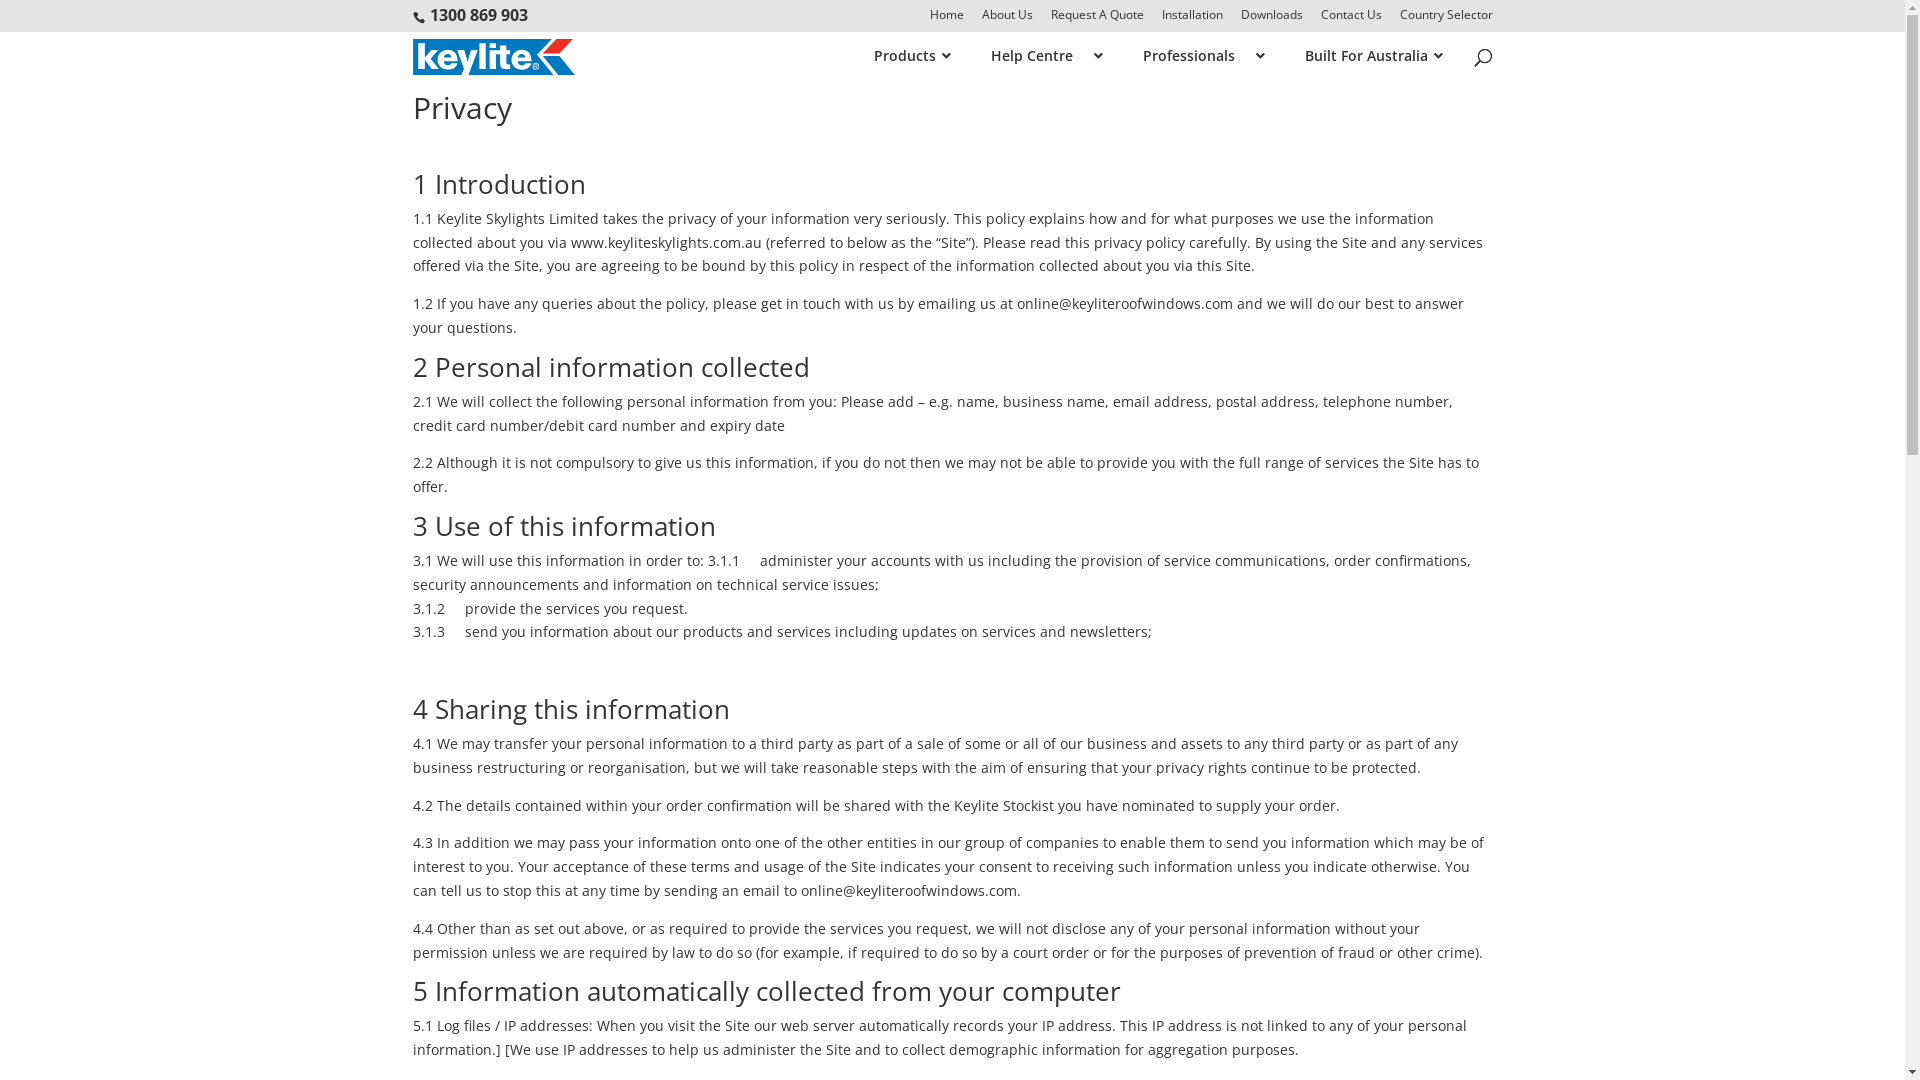 This screenshot has height=1080, width=1920. Describe the element at coordinates (1193, 55) in the screenshot. I see `'Professionals'` at that location.